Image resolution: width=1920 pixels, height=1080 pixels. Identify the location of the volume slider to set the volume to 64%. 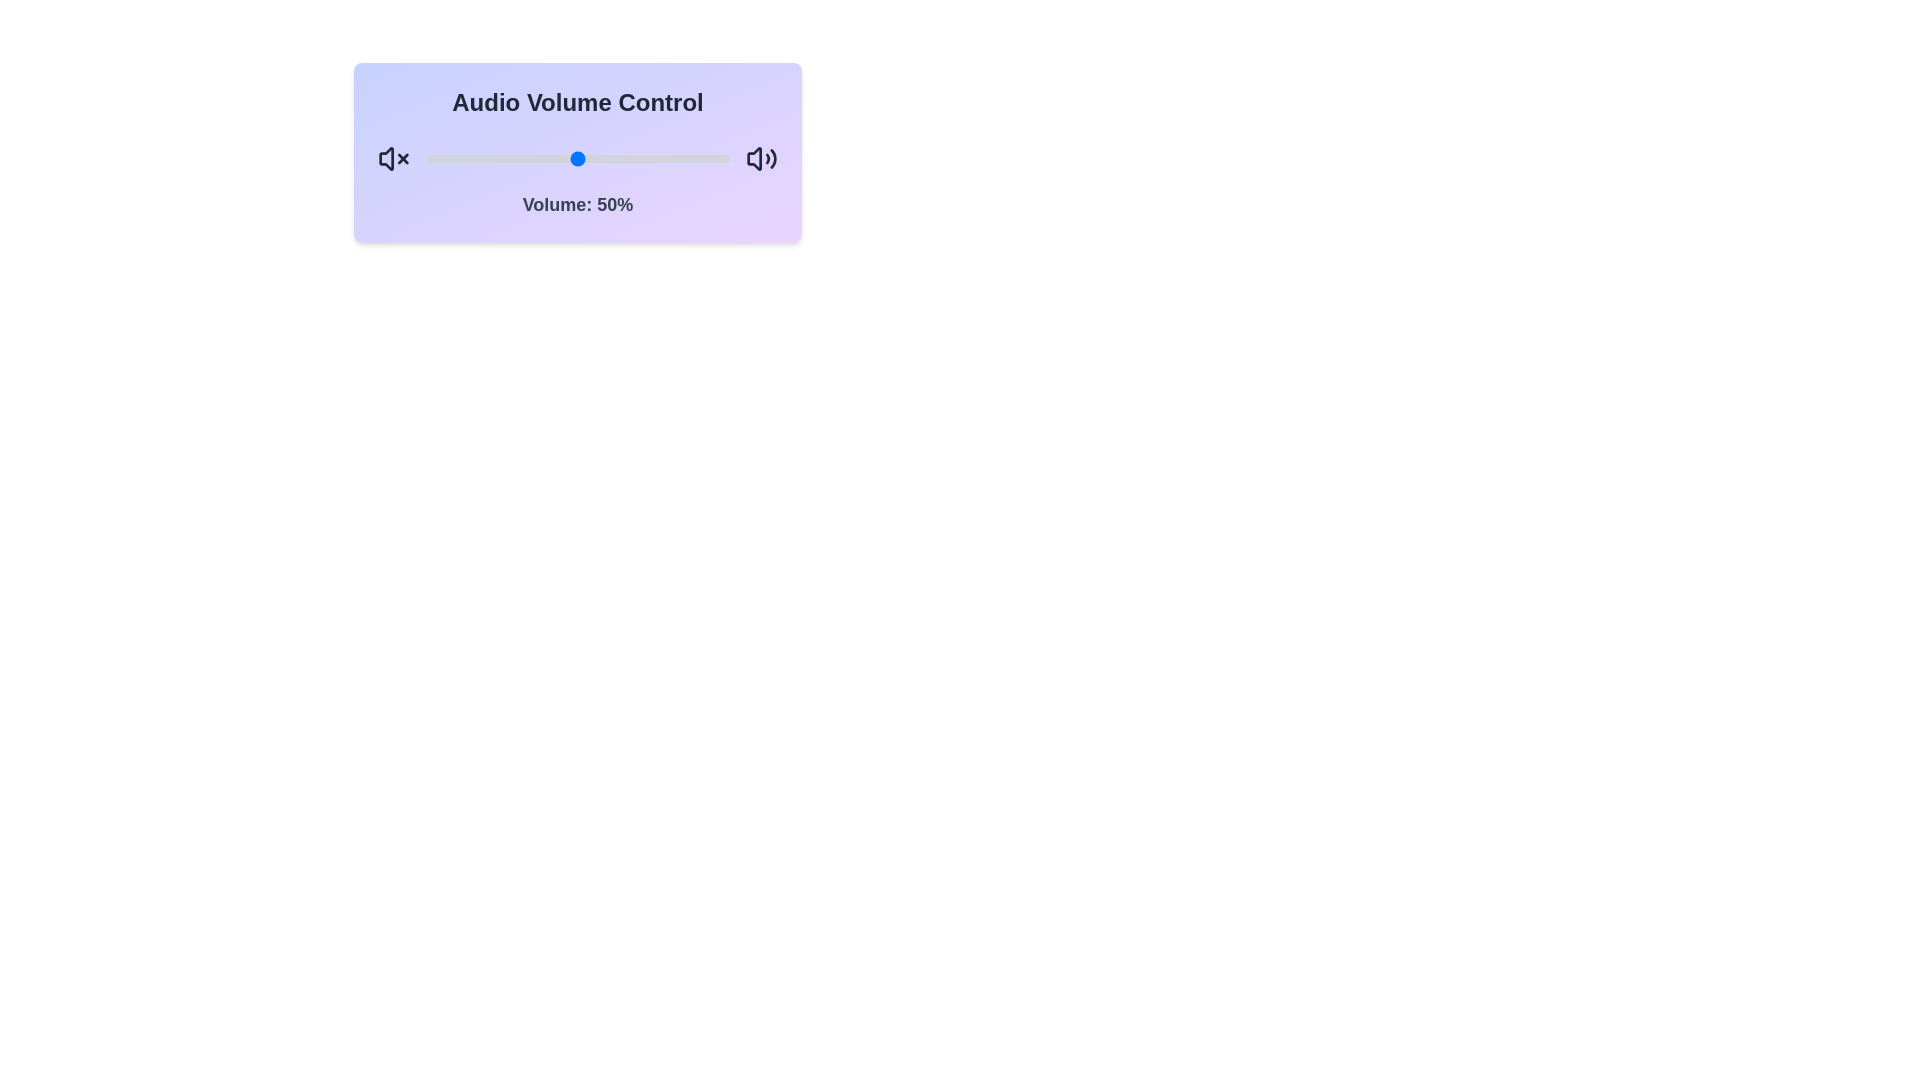
(619, 157).